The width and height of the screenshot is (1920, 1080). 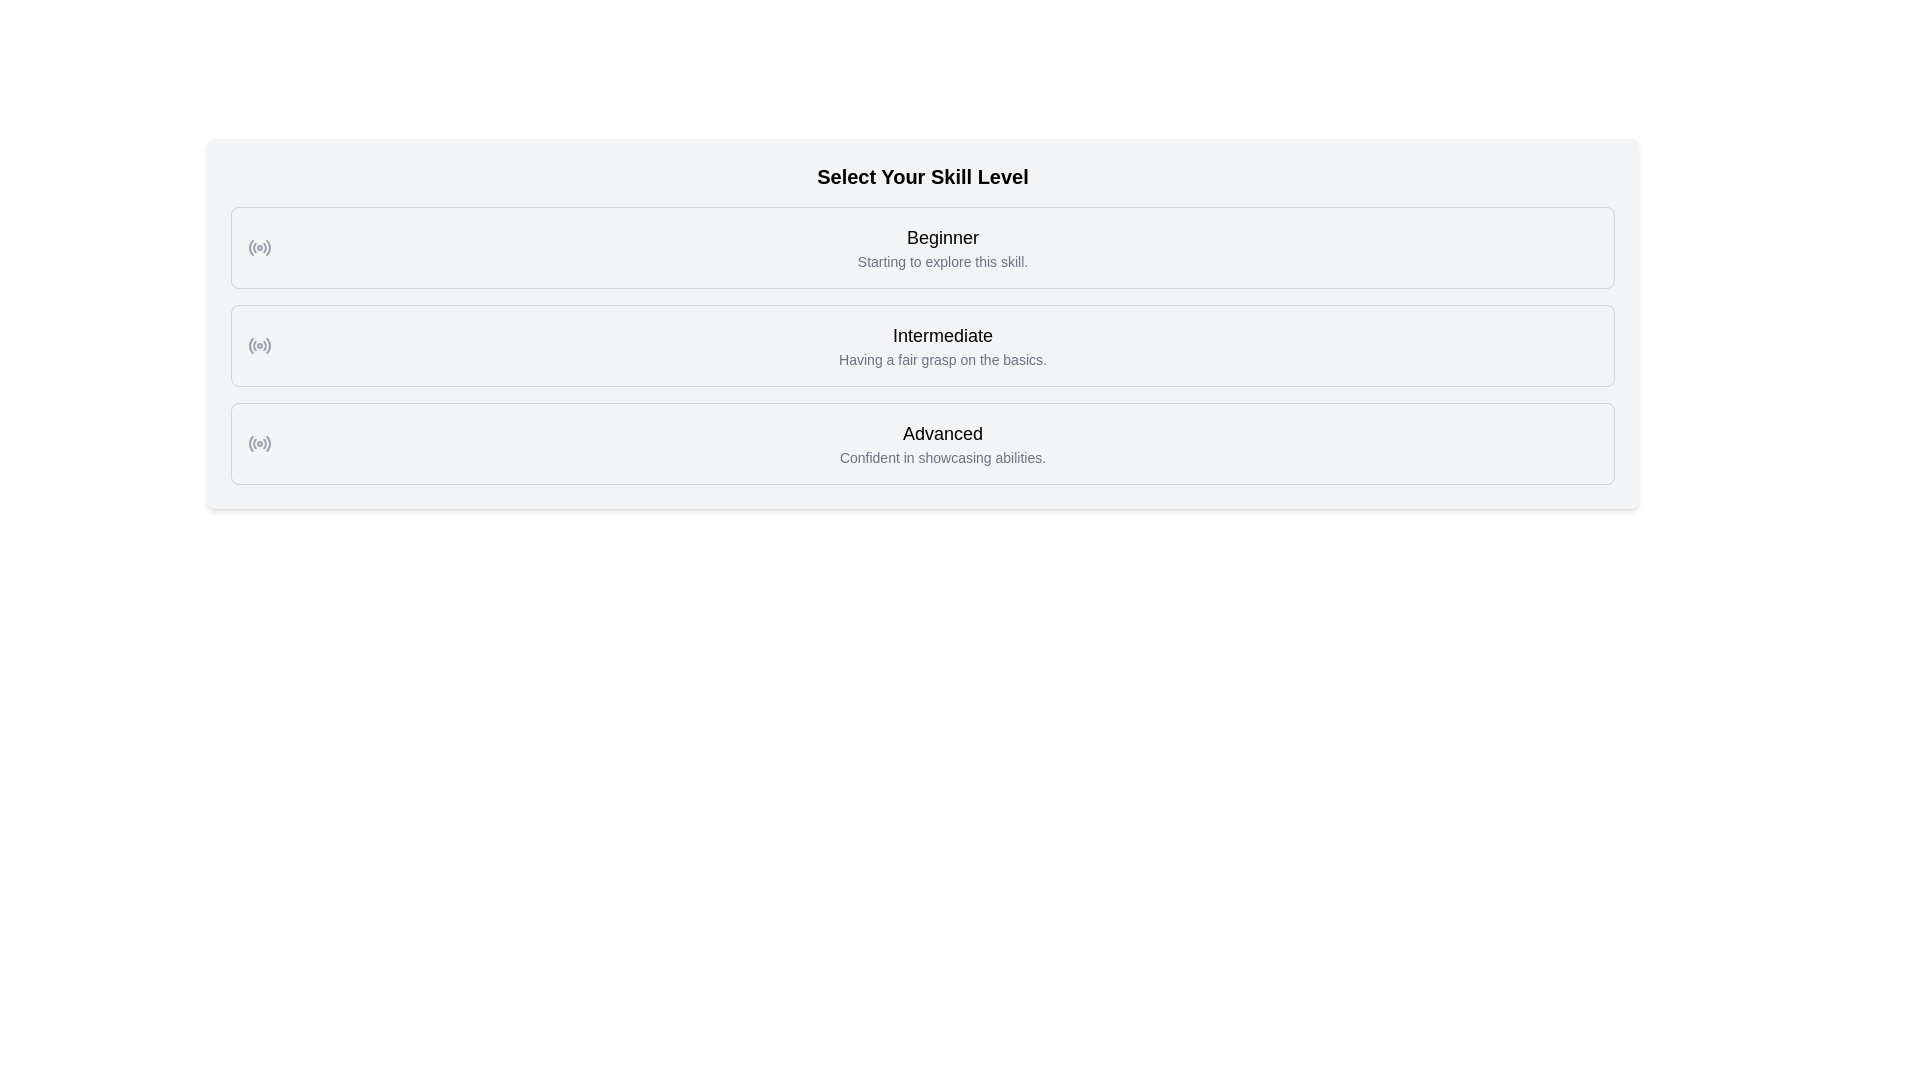 What do you see at coordinates (941, 334) in the screenshot?
I see `text label that says 'Intermediate' located in the skill selection menu, which is positioned above the descriptive text 'Having a fair grasp on the basics.'` at bounding box center [941, 334].